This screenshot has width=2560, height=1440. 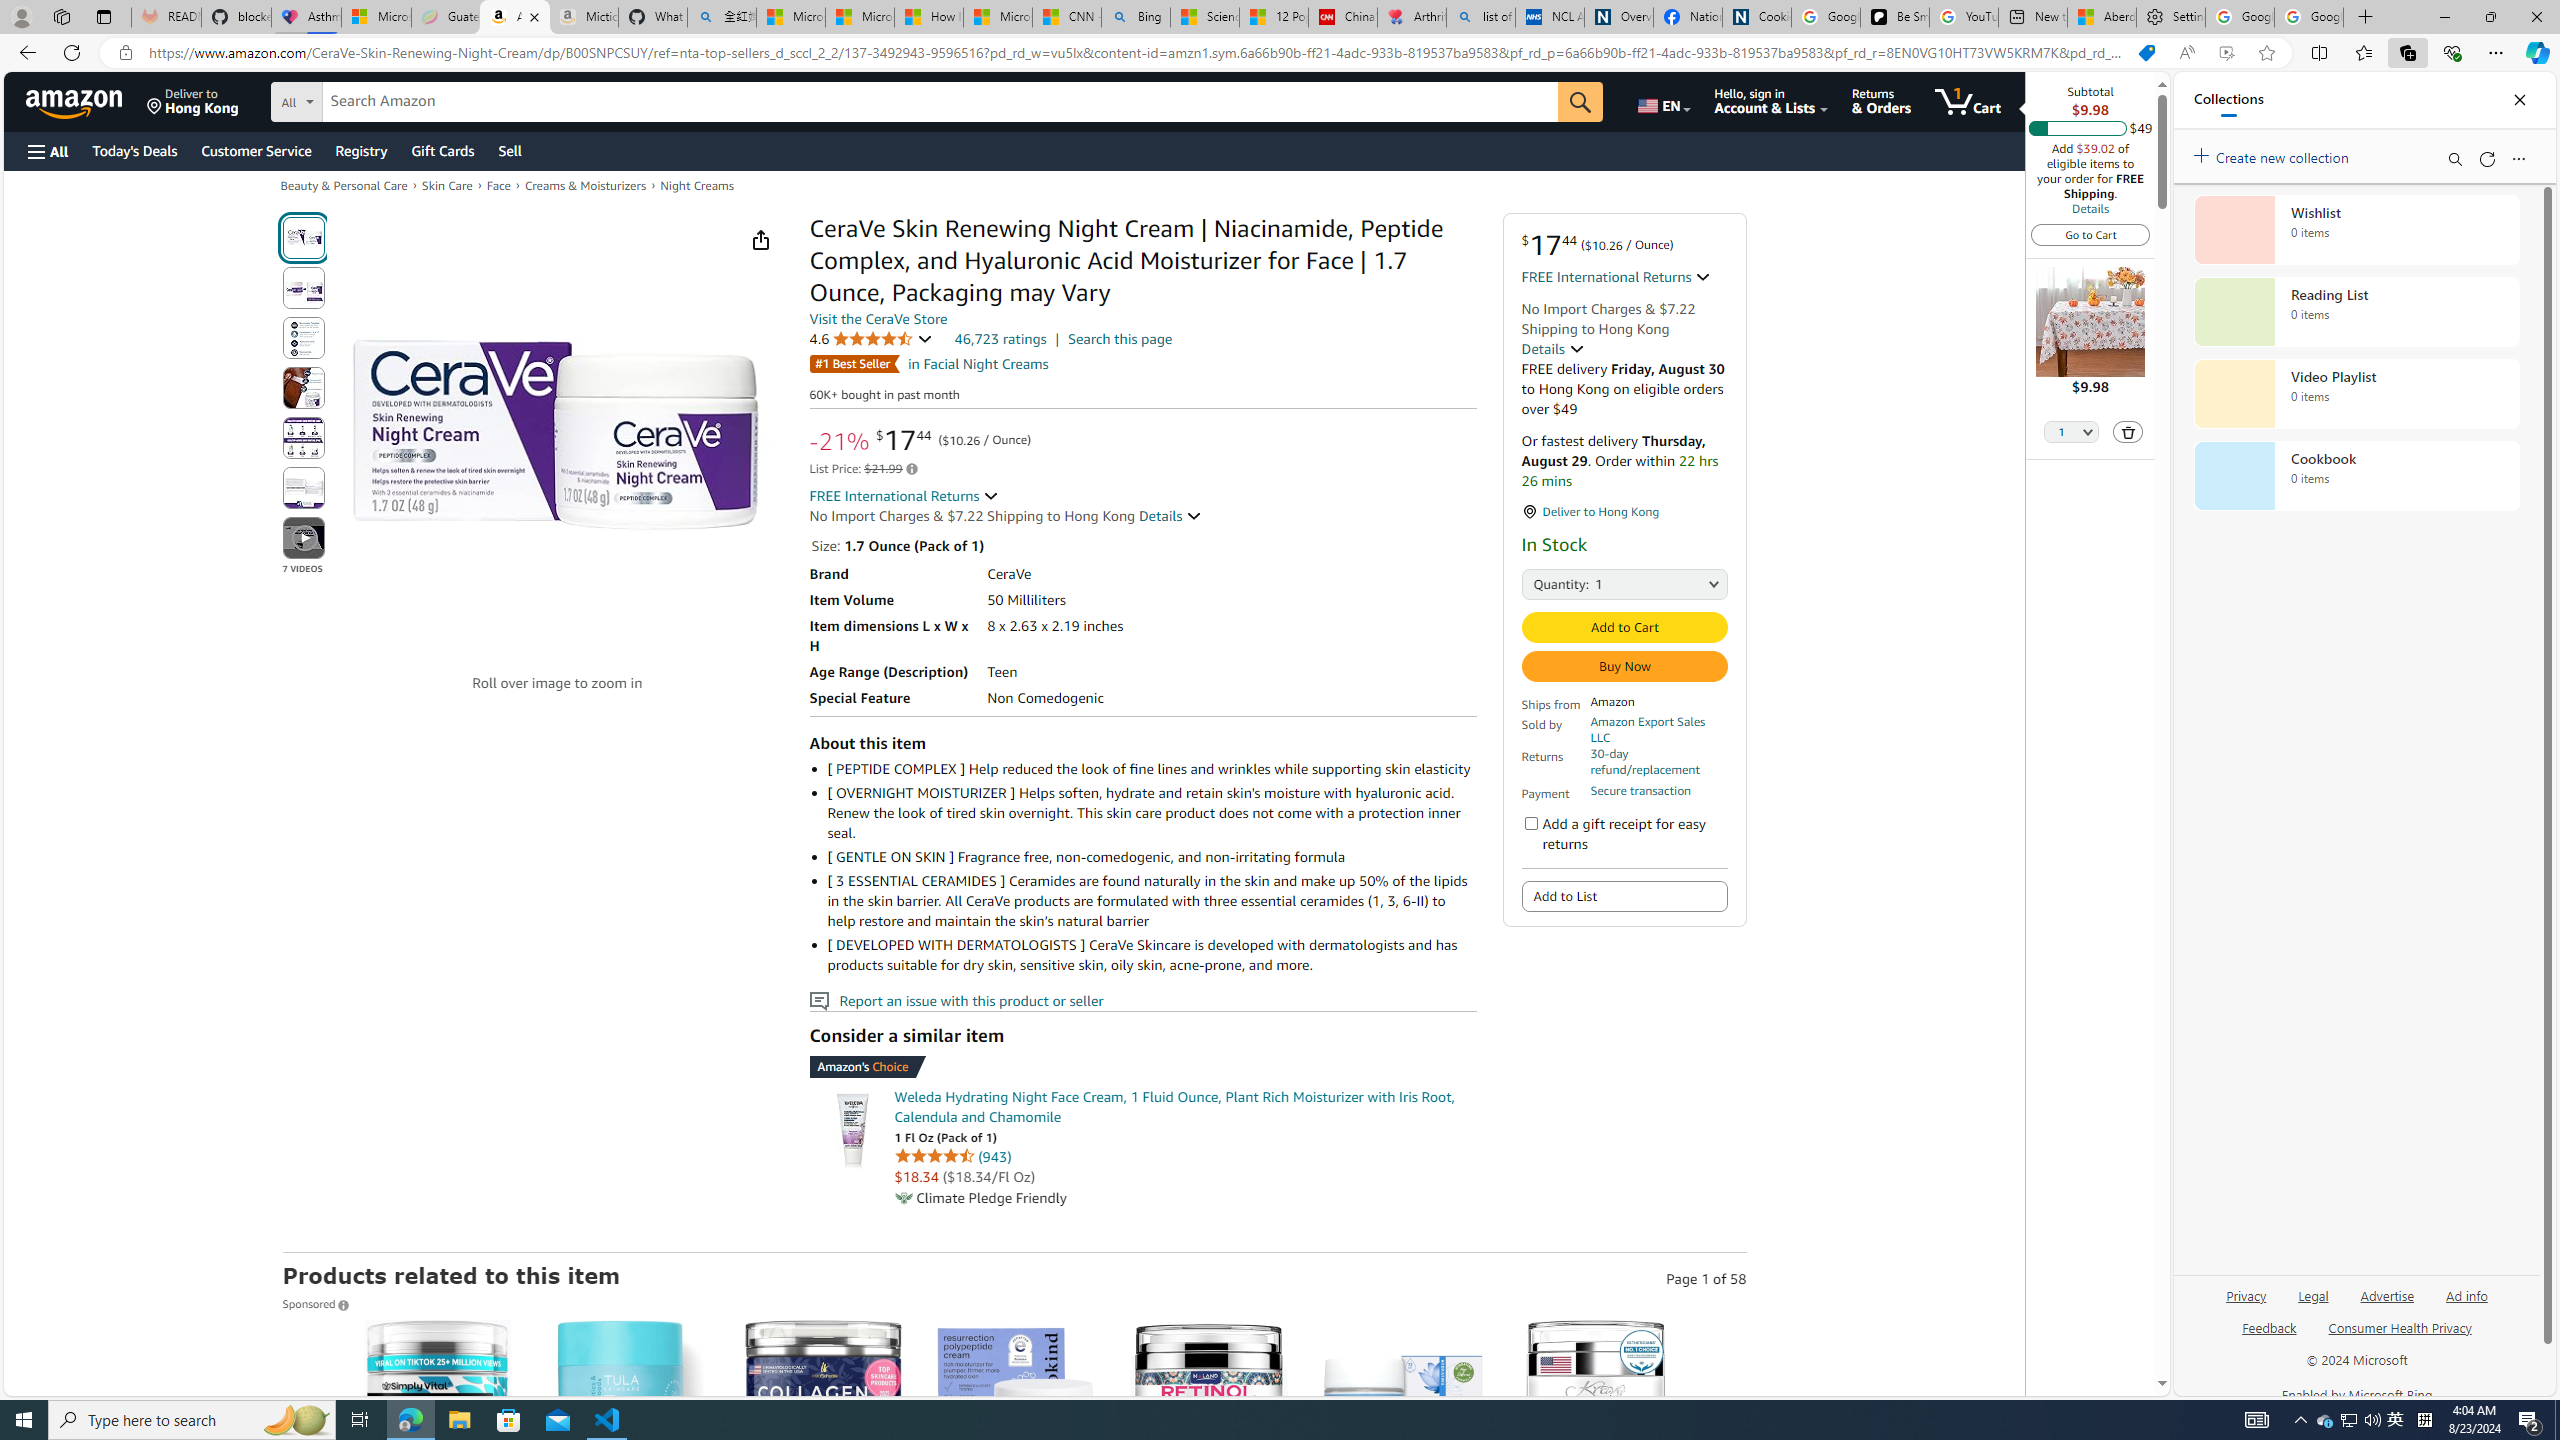 What do you see at coordinates (1966, 100) in the screenshot?
I see `'1 item in cart'` at bounding box center [1966, 100].